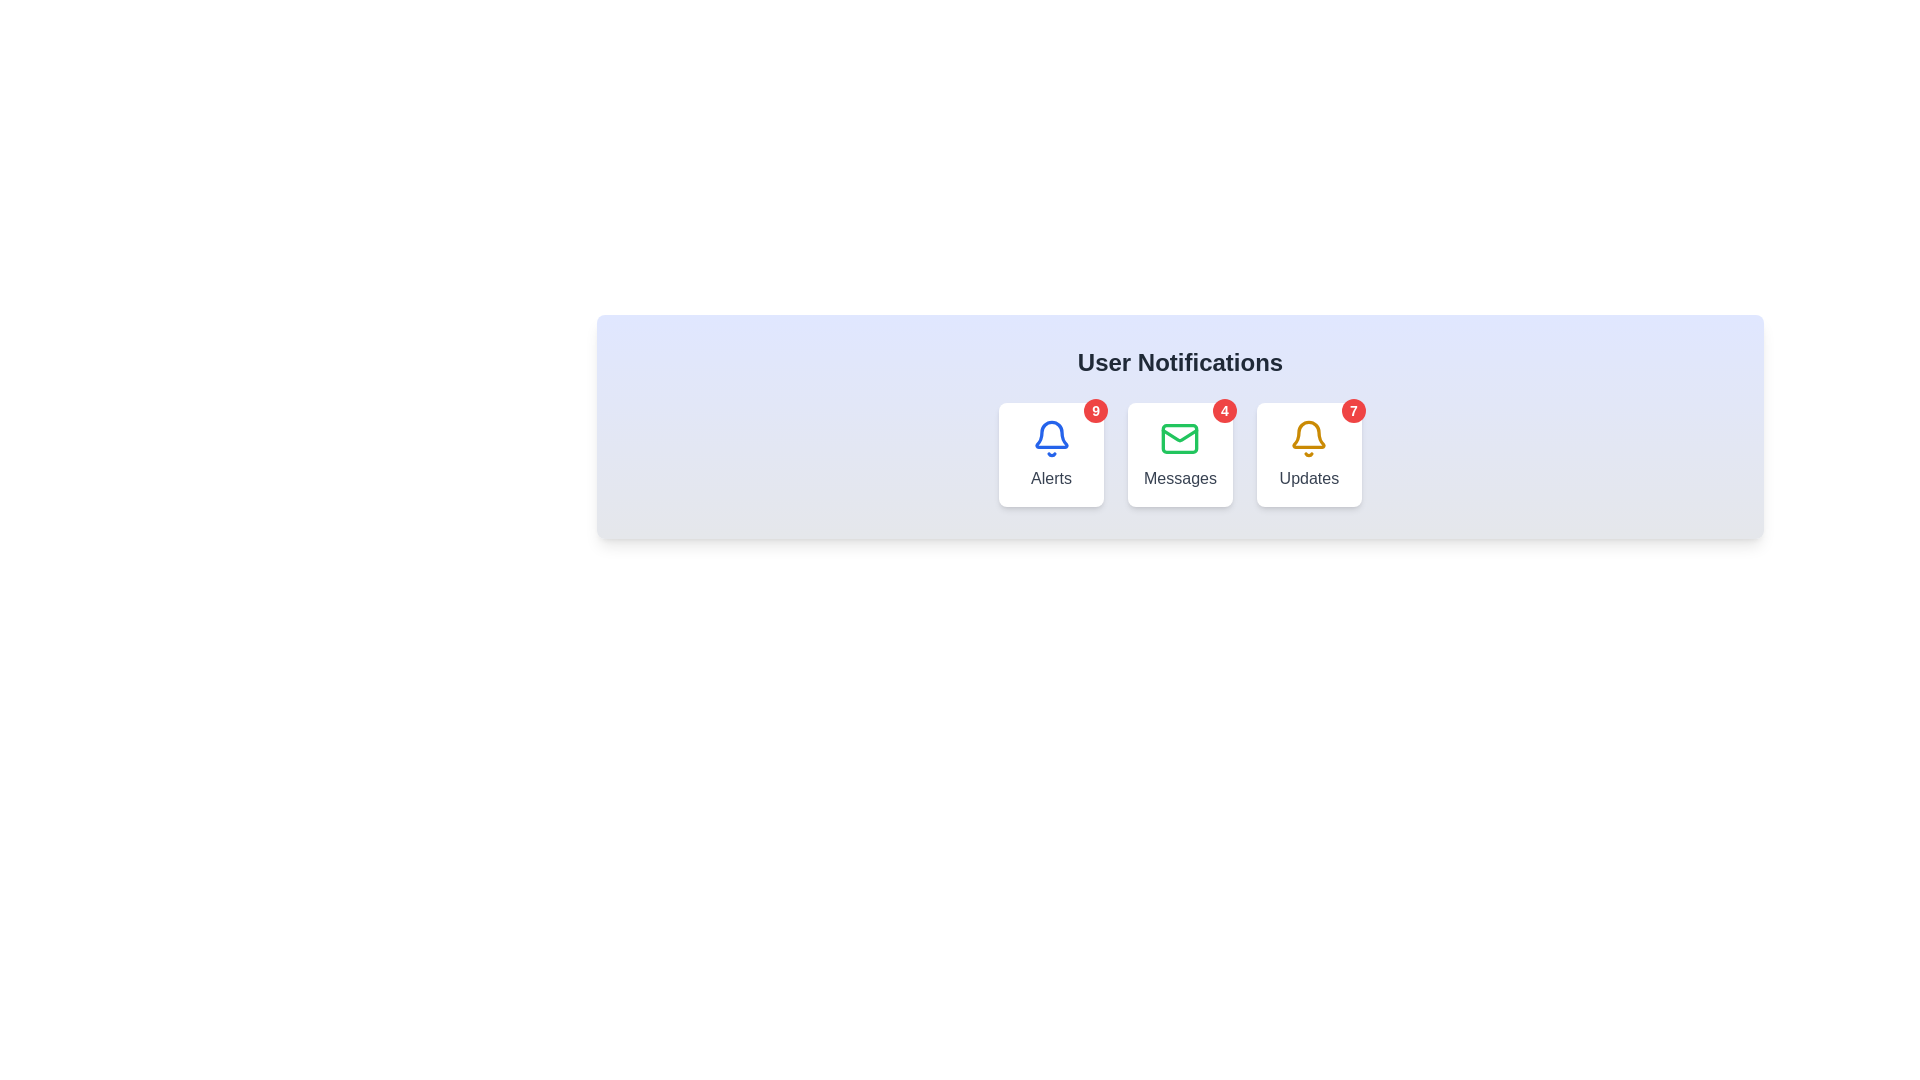 This screenshot has height=1080, width=1920. What do you see at coordinates (1180, 438) in the screenshot?
I see `the decorative shape representing the envelope icon in the 'Messages' card located between 'Alerts' and 'Updates' in the user notifications section` at bounding box center [1180, 438].